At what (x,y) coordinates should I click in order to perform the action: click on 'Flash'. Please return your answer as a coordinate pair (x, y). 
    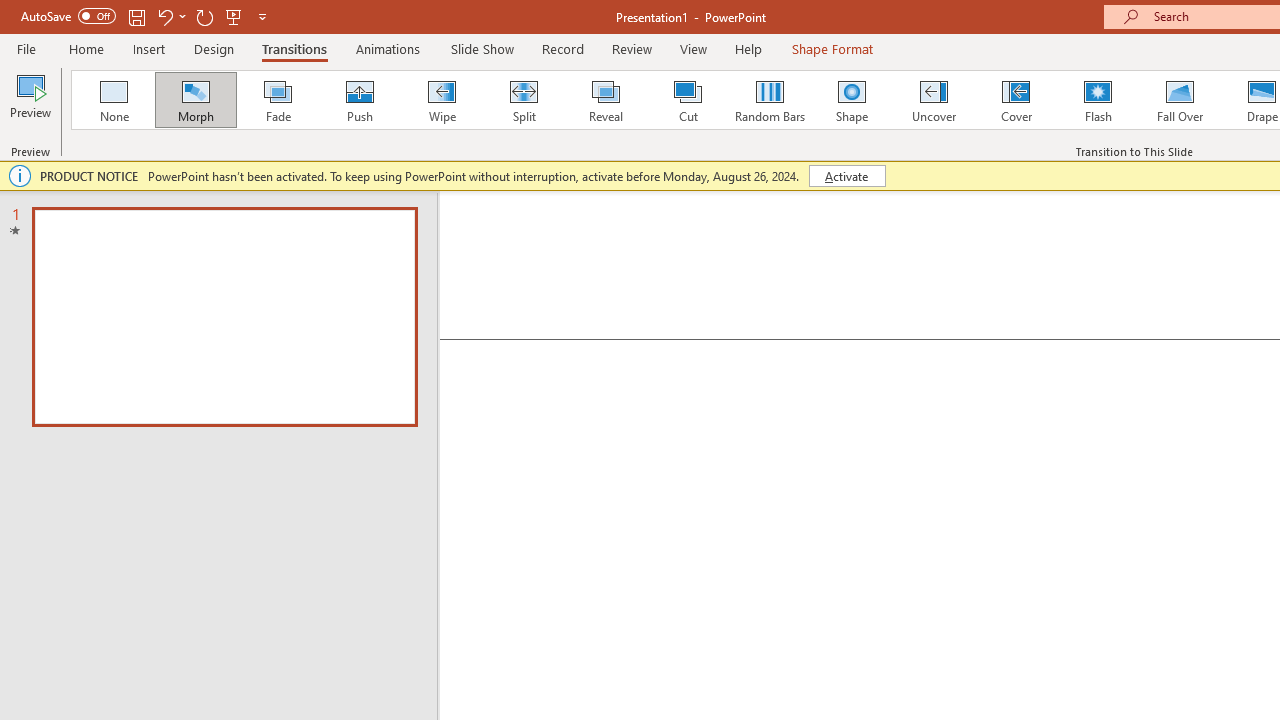
    Looking at the image, I should click on (1097, 100).